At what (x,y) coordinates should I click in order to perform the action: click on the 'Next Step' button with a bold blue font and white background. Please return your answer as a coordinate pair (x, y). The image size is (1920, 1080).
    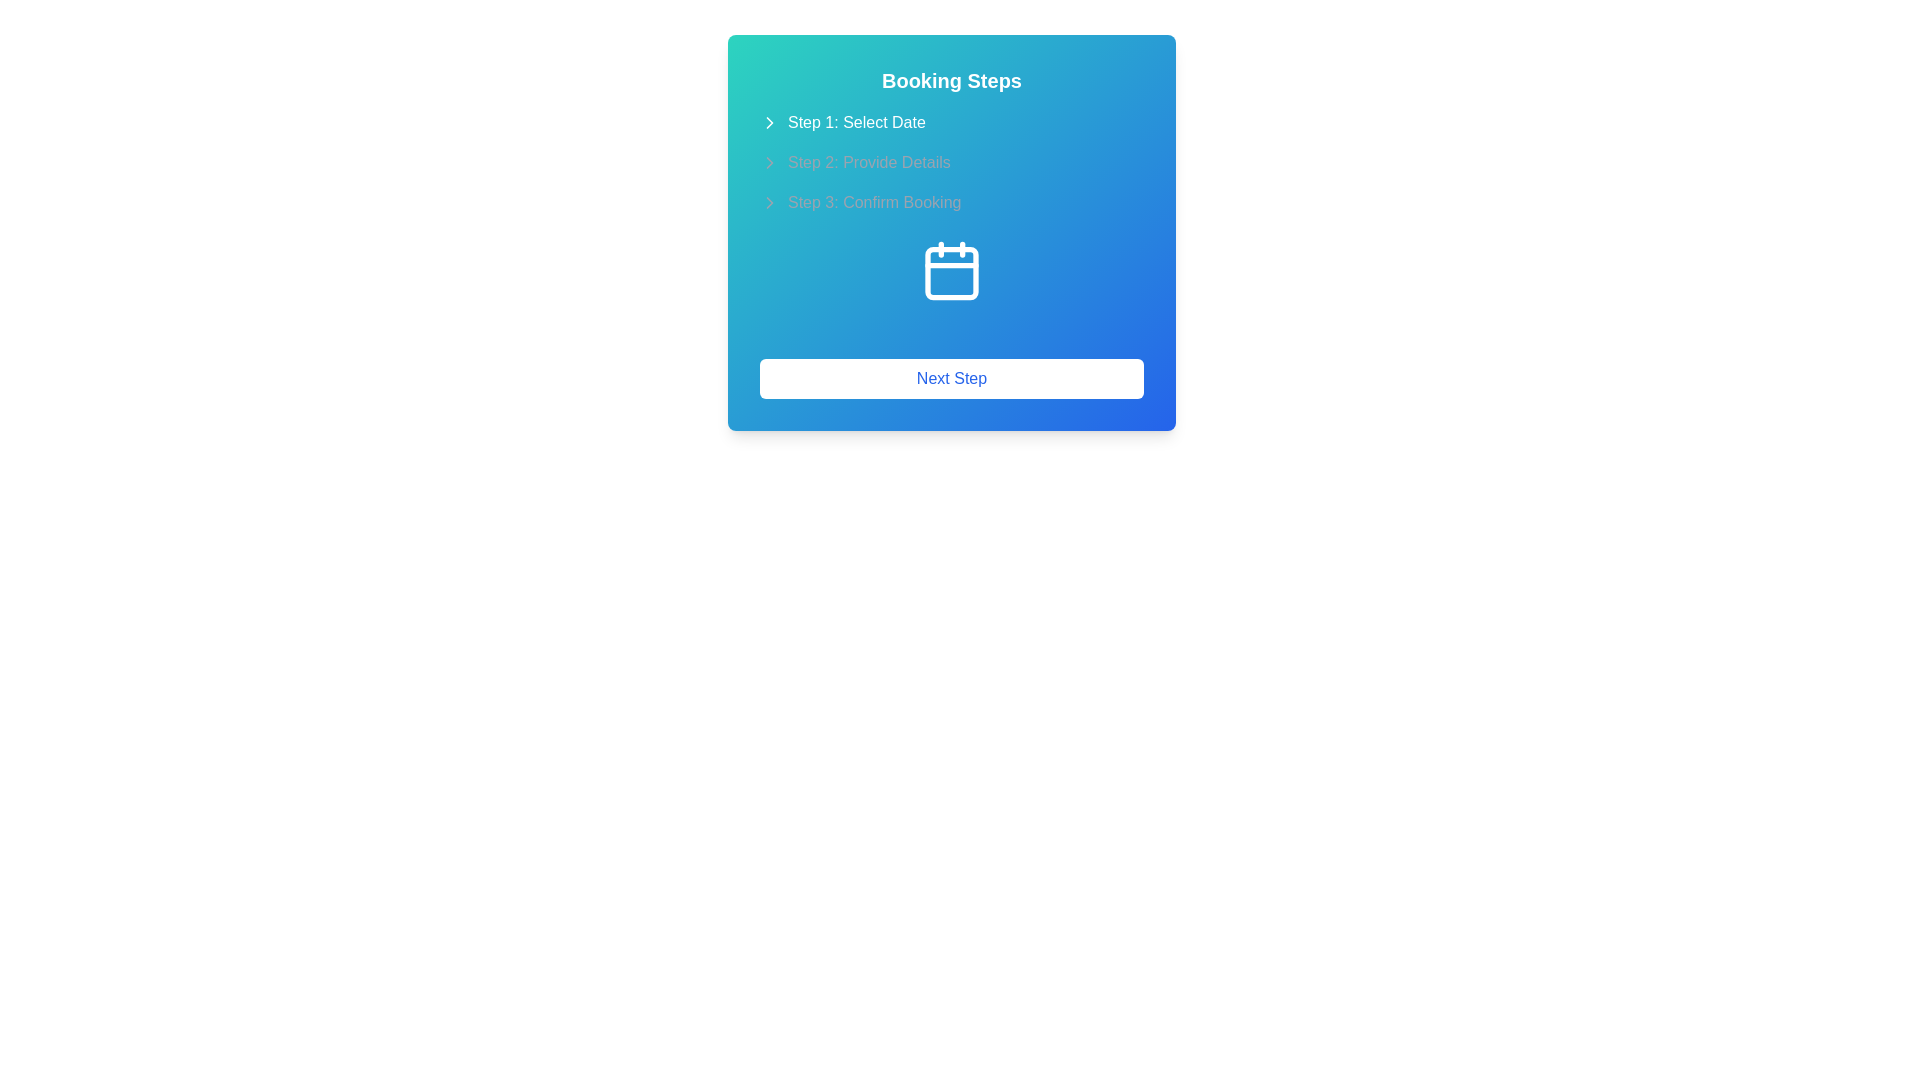
    Looking at the image, I should click on (950, 378).